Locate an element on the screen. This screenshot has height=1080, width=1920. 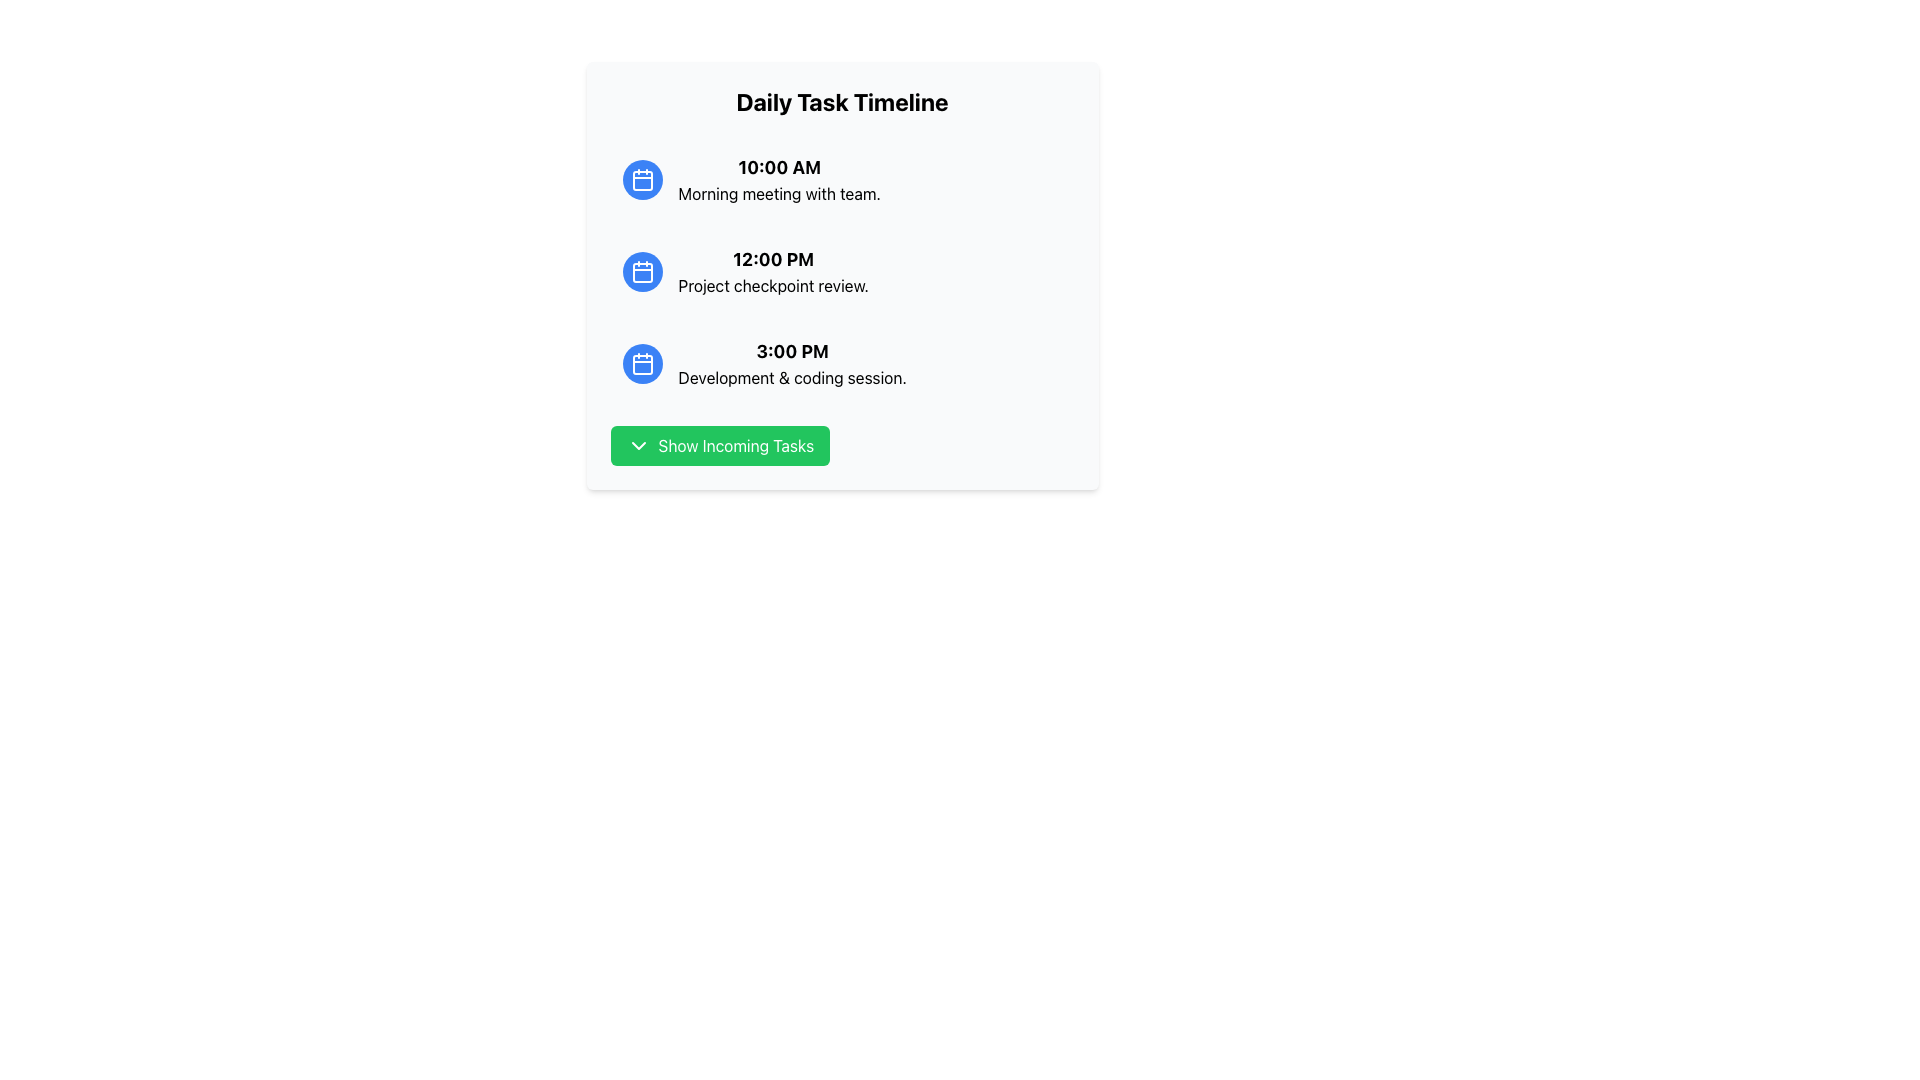
the first calendar icon with a blue fill next to the '10:00 AM Morning meeting with team' entry in the UI is located at coordinates (642, 180).